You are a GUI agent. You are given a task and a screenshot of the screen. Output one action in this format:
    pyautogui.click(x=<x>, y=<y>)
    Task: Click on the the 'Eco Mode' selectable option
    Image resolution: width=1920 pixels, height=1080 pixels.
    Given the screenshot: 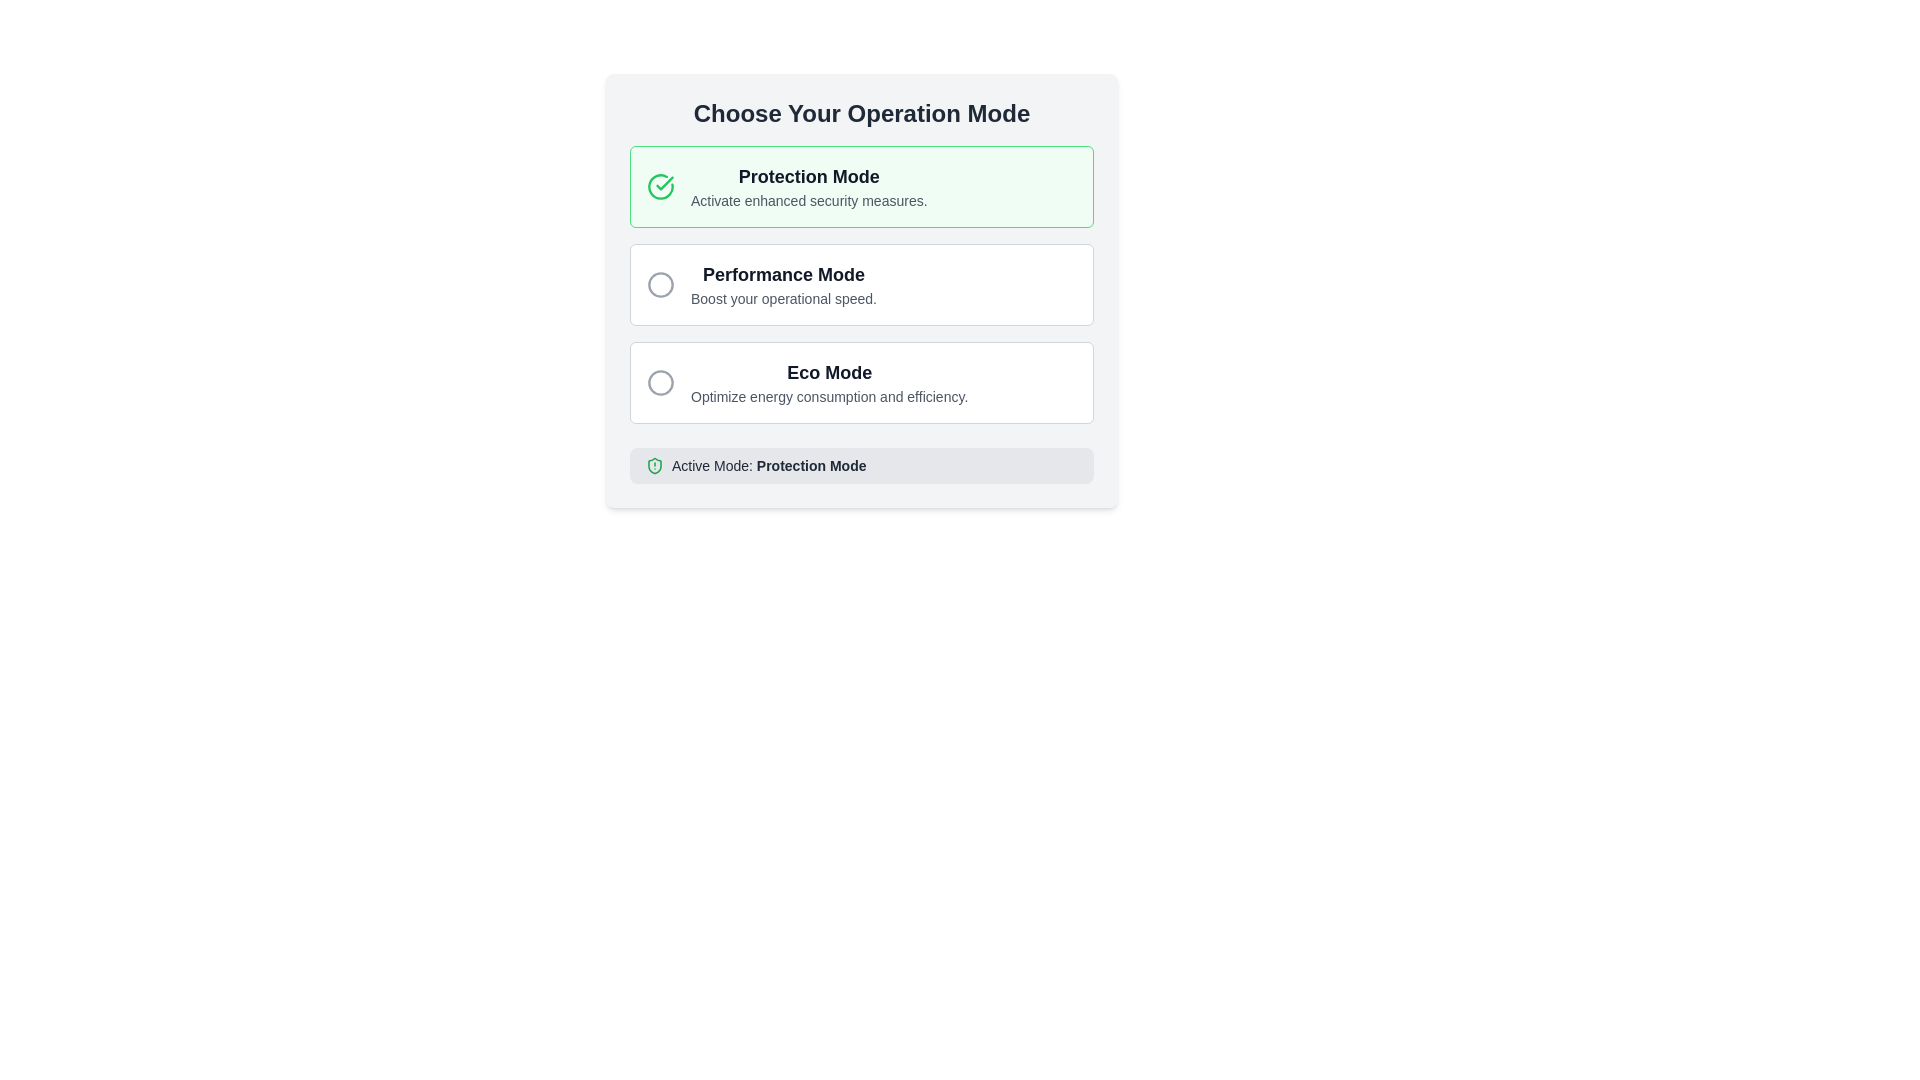 What is the action you would take?
    pyautogui.click(x=829, y=382)
    